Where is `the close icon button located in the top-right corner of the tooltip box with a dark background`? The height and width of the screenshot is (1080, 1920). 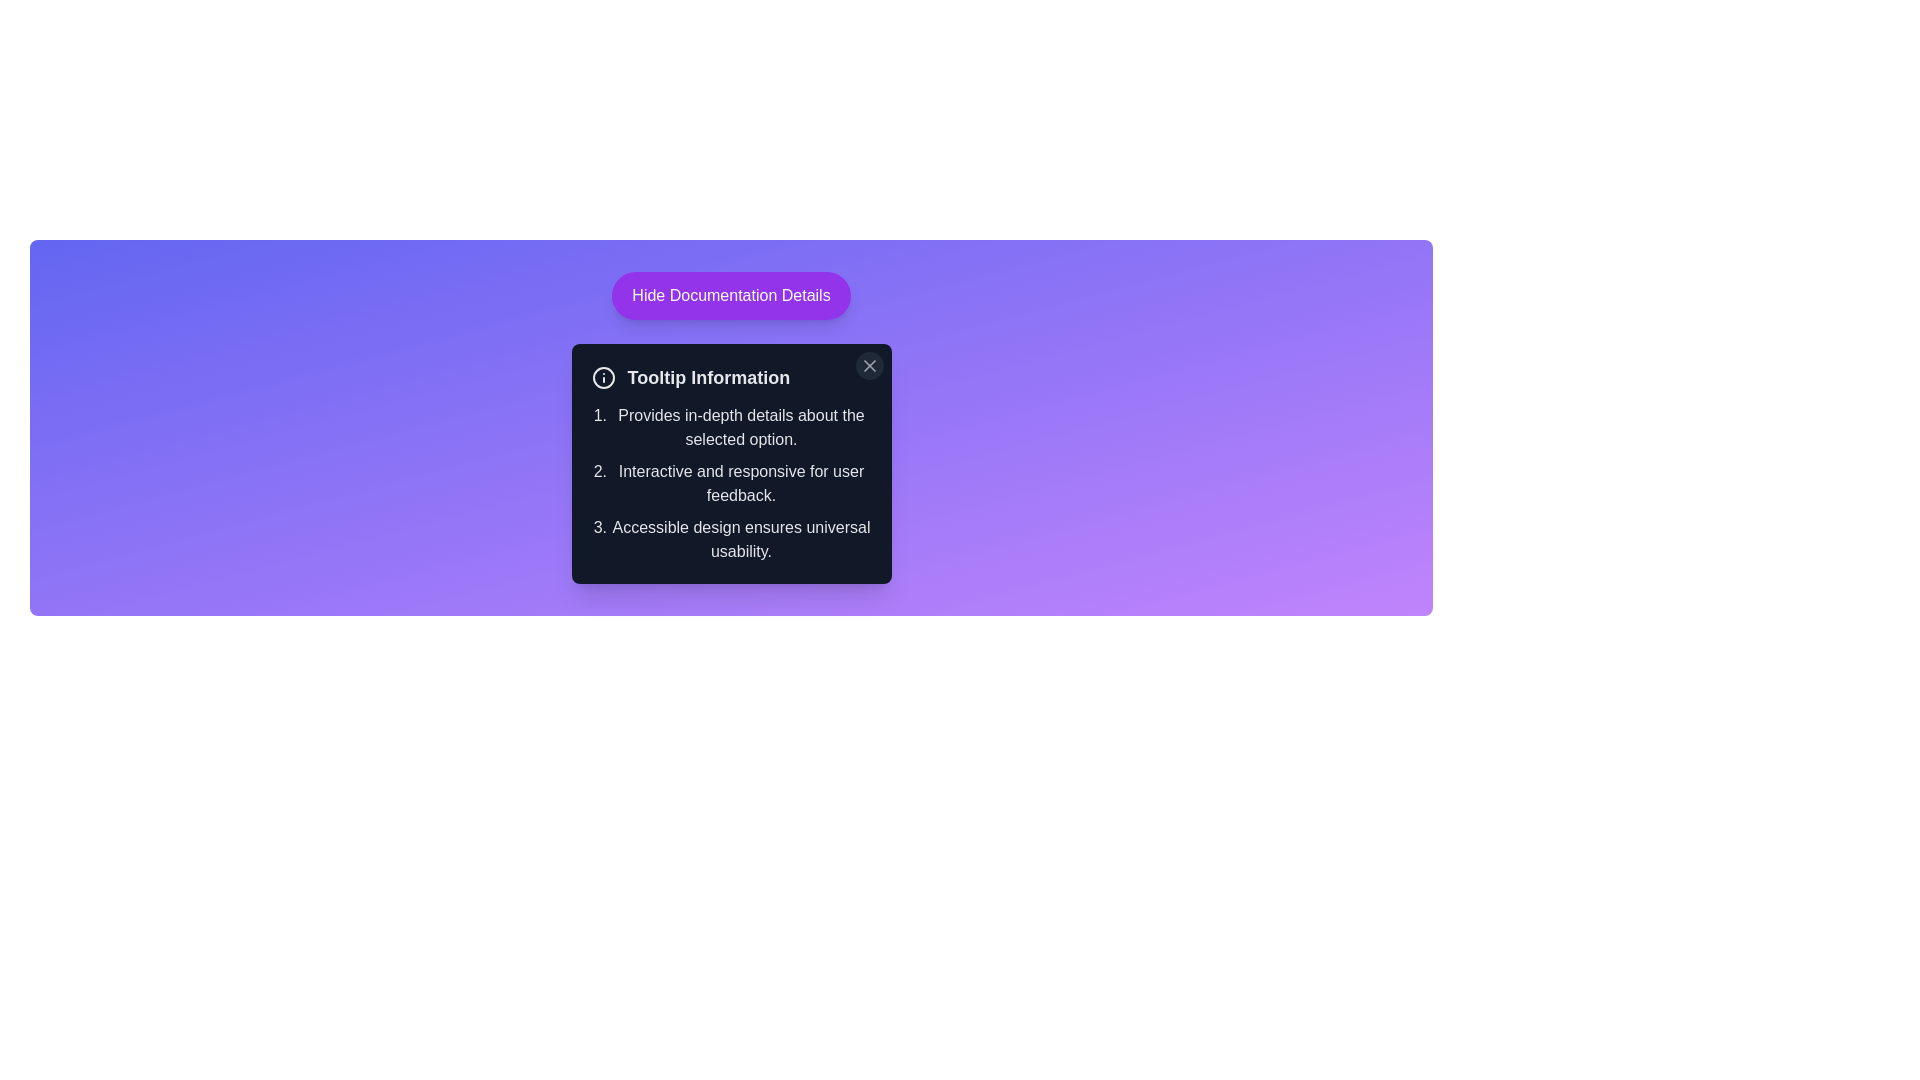
the close icon button located in the top-right corner of the tooltip box with a dark background is located at coordinates (869, 366).